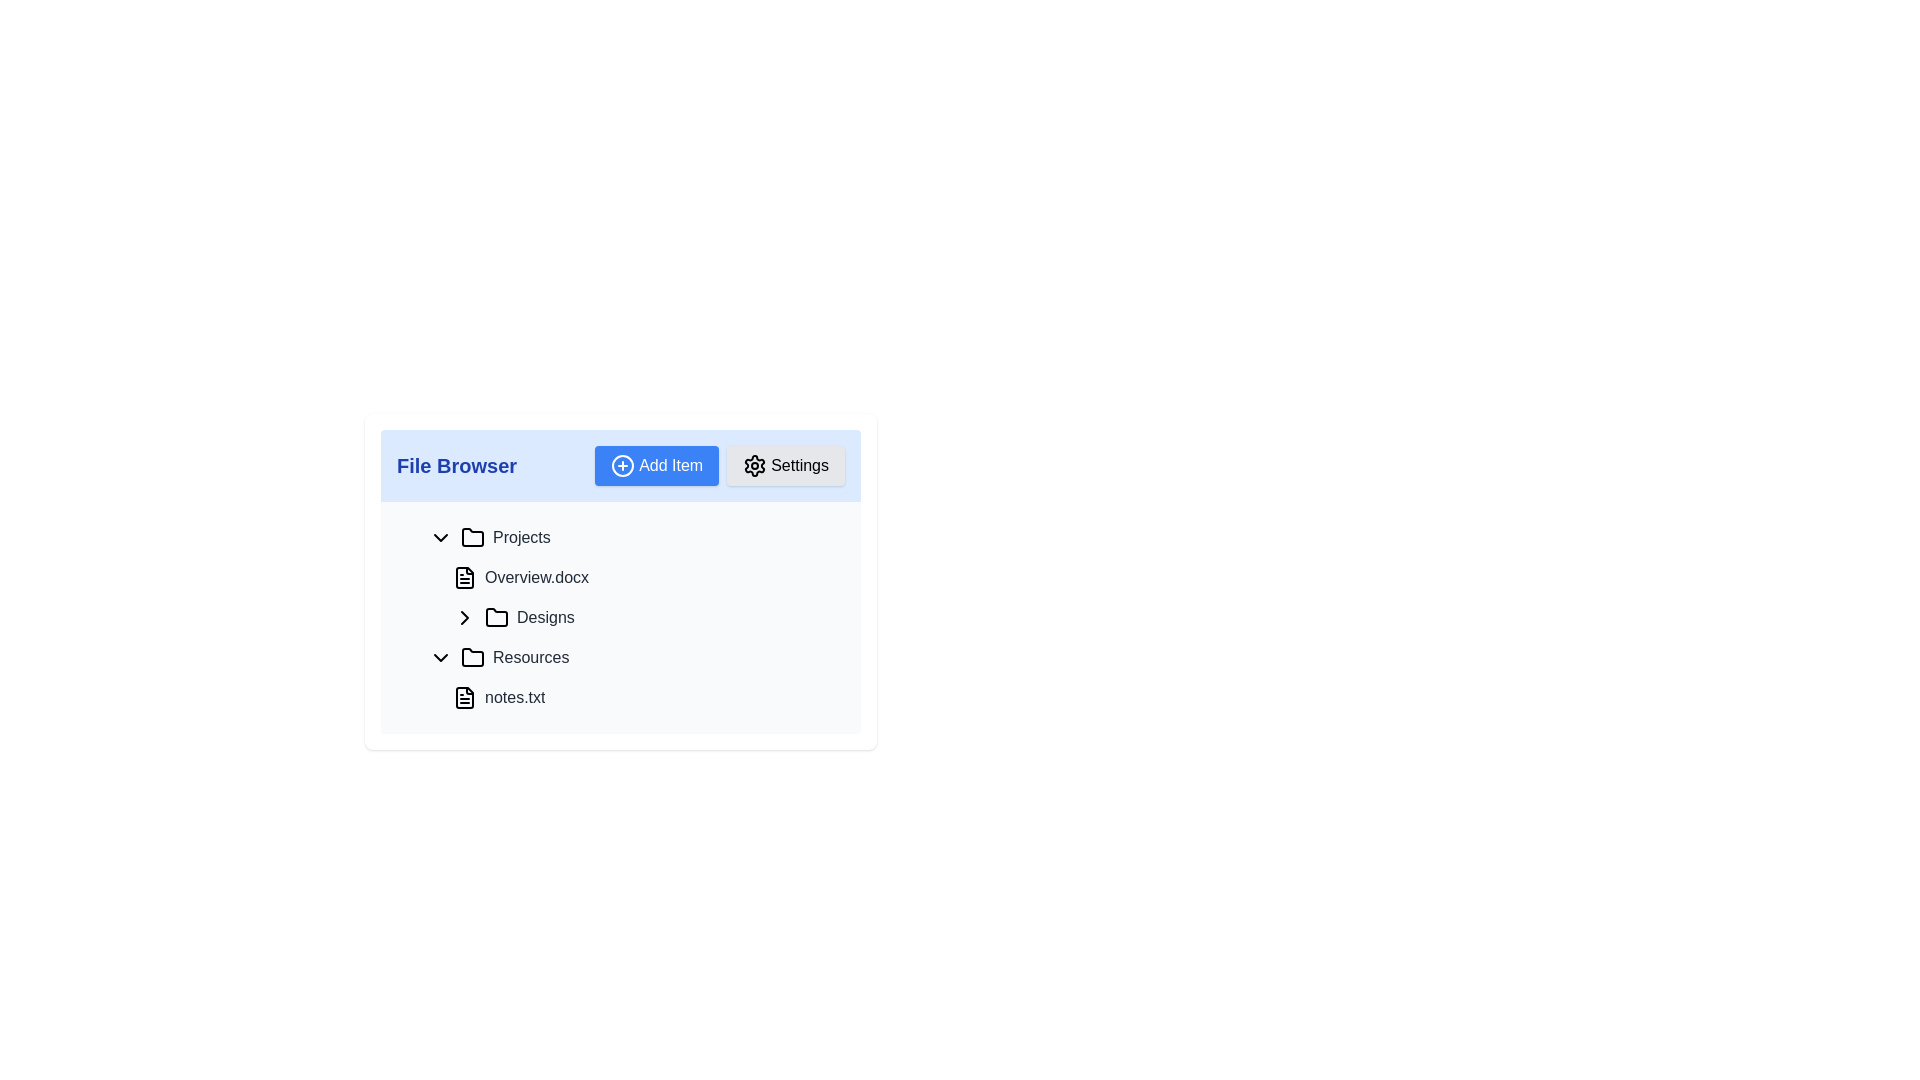  I want to click on the text label 'Overview.docx' located, so click(537, 578).